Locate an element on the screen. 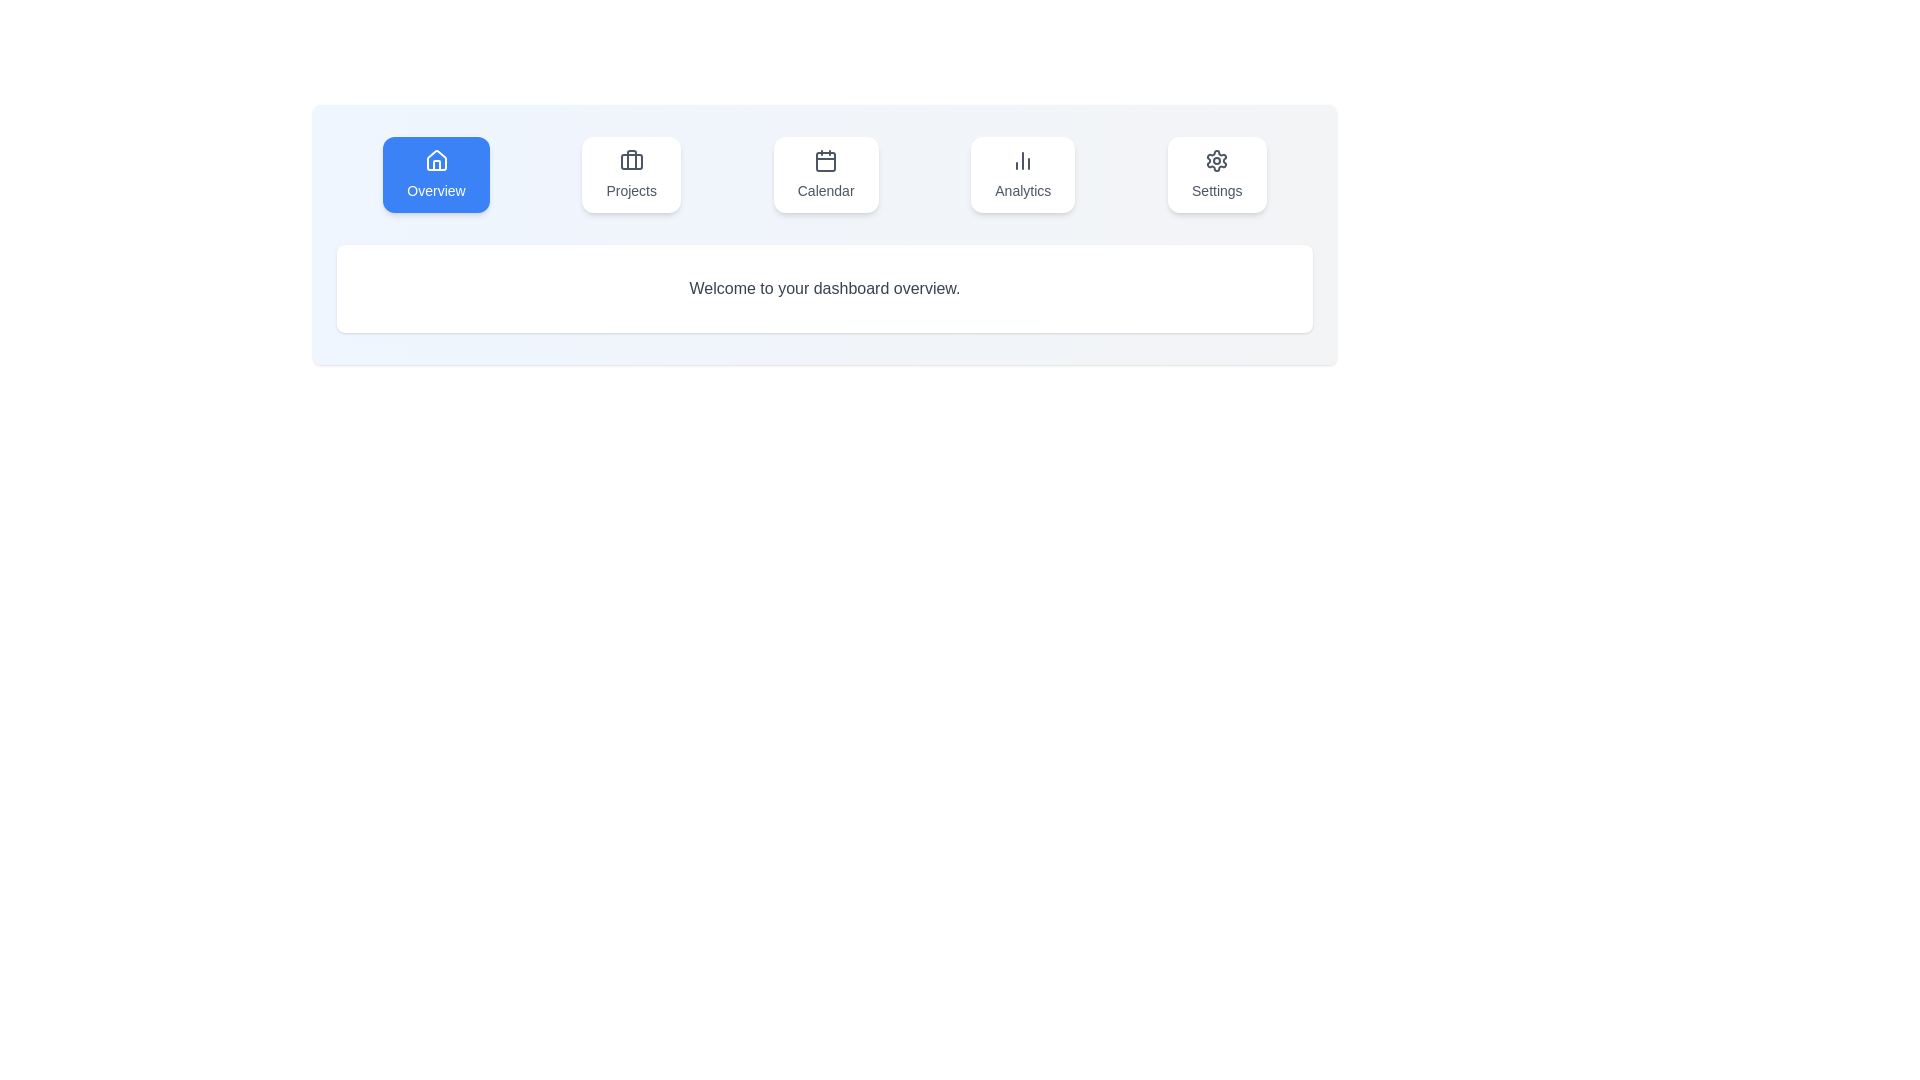 This screenshot has height=1080, width=1920. the text label that serves as a description for the calendar icon, positioned as the third element from the left in a row of similar items is located at coordinates (826, 191).